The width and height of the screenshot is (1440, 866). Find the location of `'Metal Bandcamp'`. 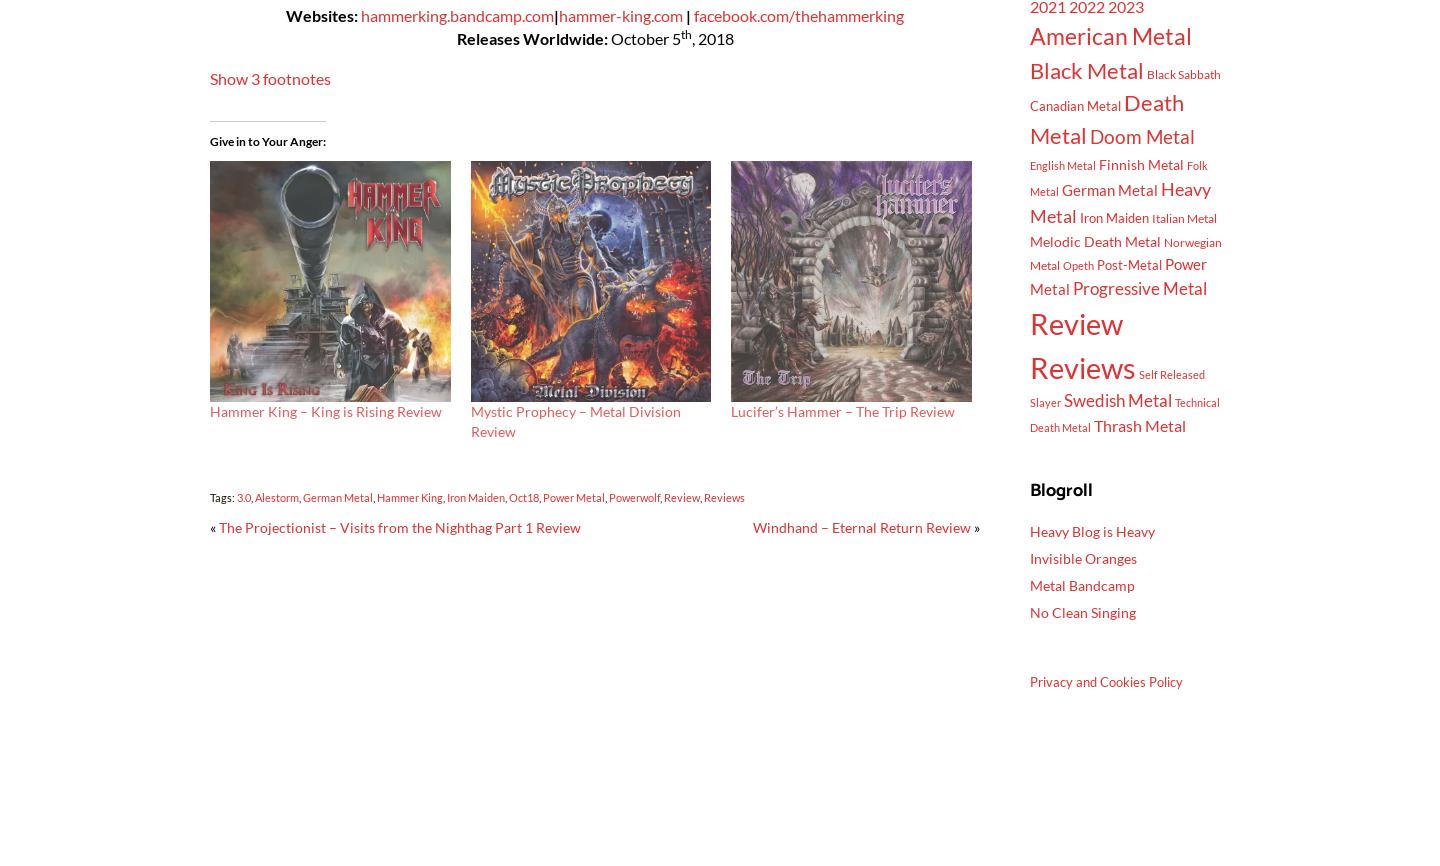

'Metal Bandcamp' is located at coordinates (1081, 585).